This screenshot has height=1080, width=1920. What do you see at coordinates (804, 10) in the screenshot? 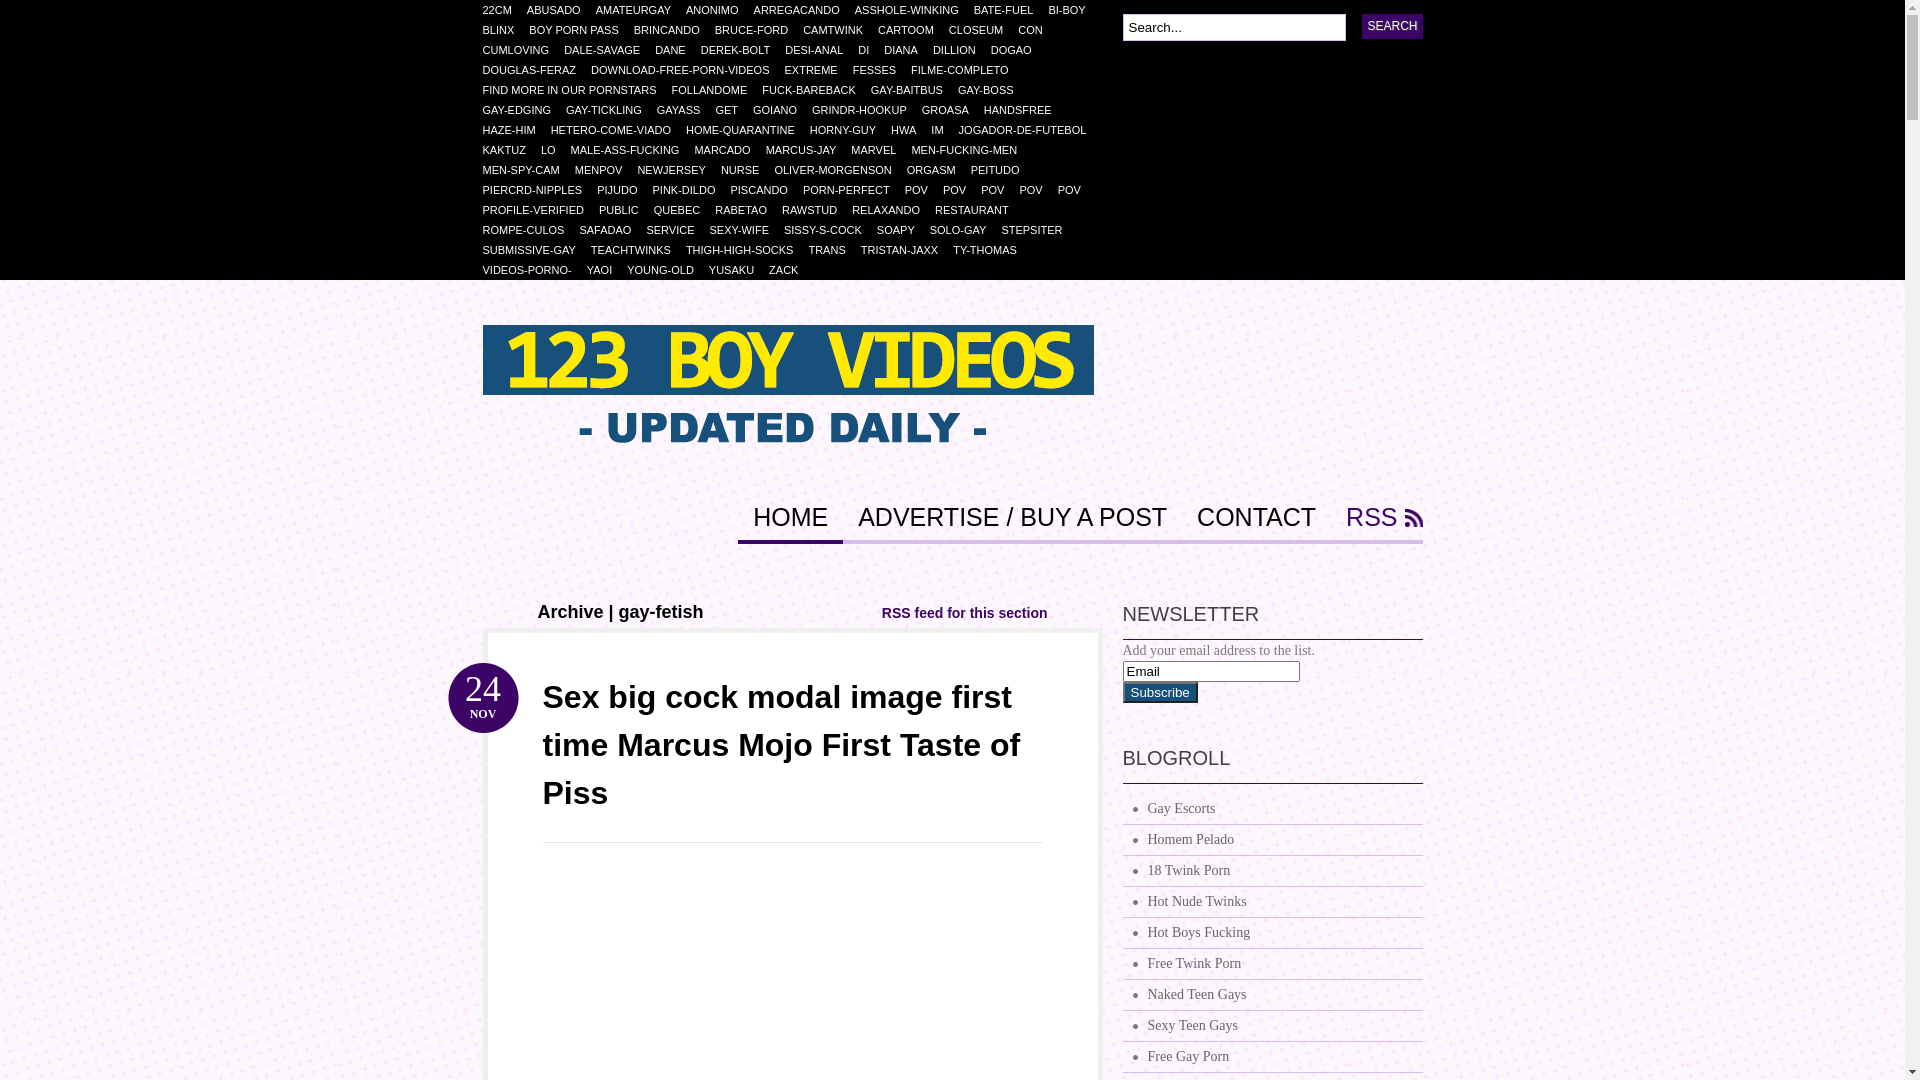
I see `'ARREGACANDO'` at bounding box center [804, 10].